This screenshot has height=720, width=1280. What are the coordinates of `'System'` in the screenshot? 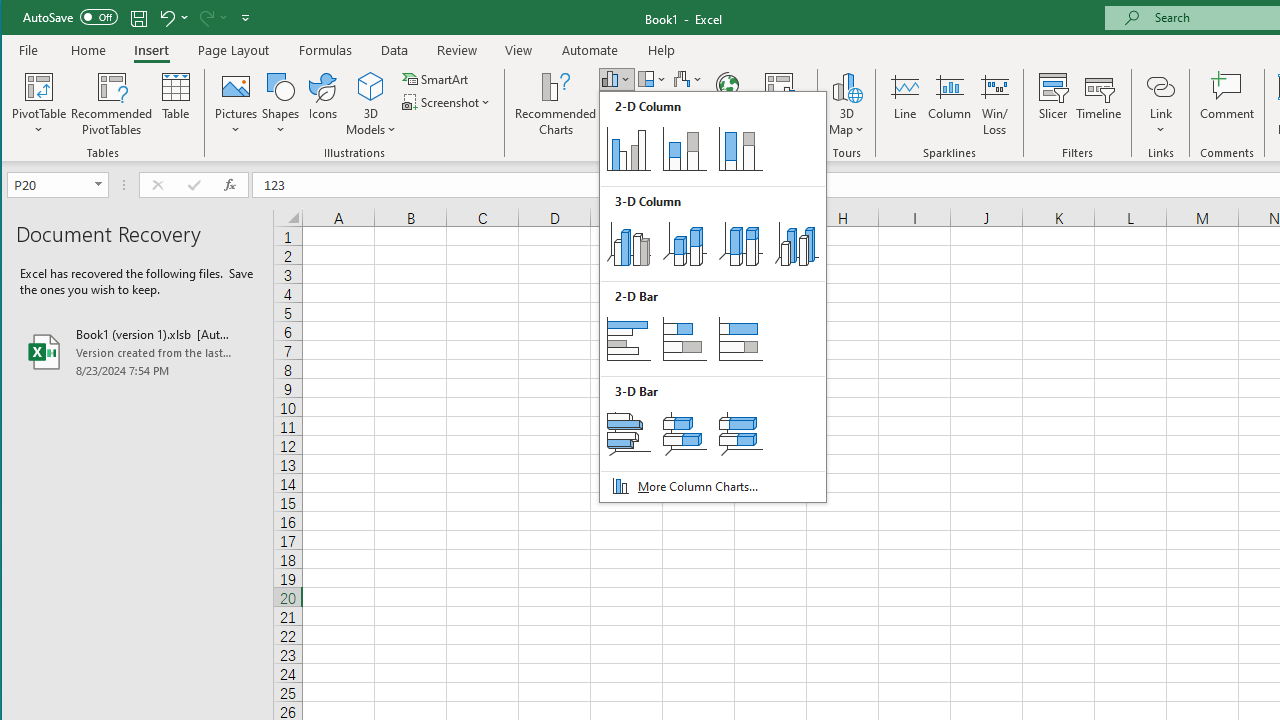 It's located at (19, 19).